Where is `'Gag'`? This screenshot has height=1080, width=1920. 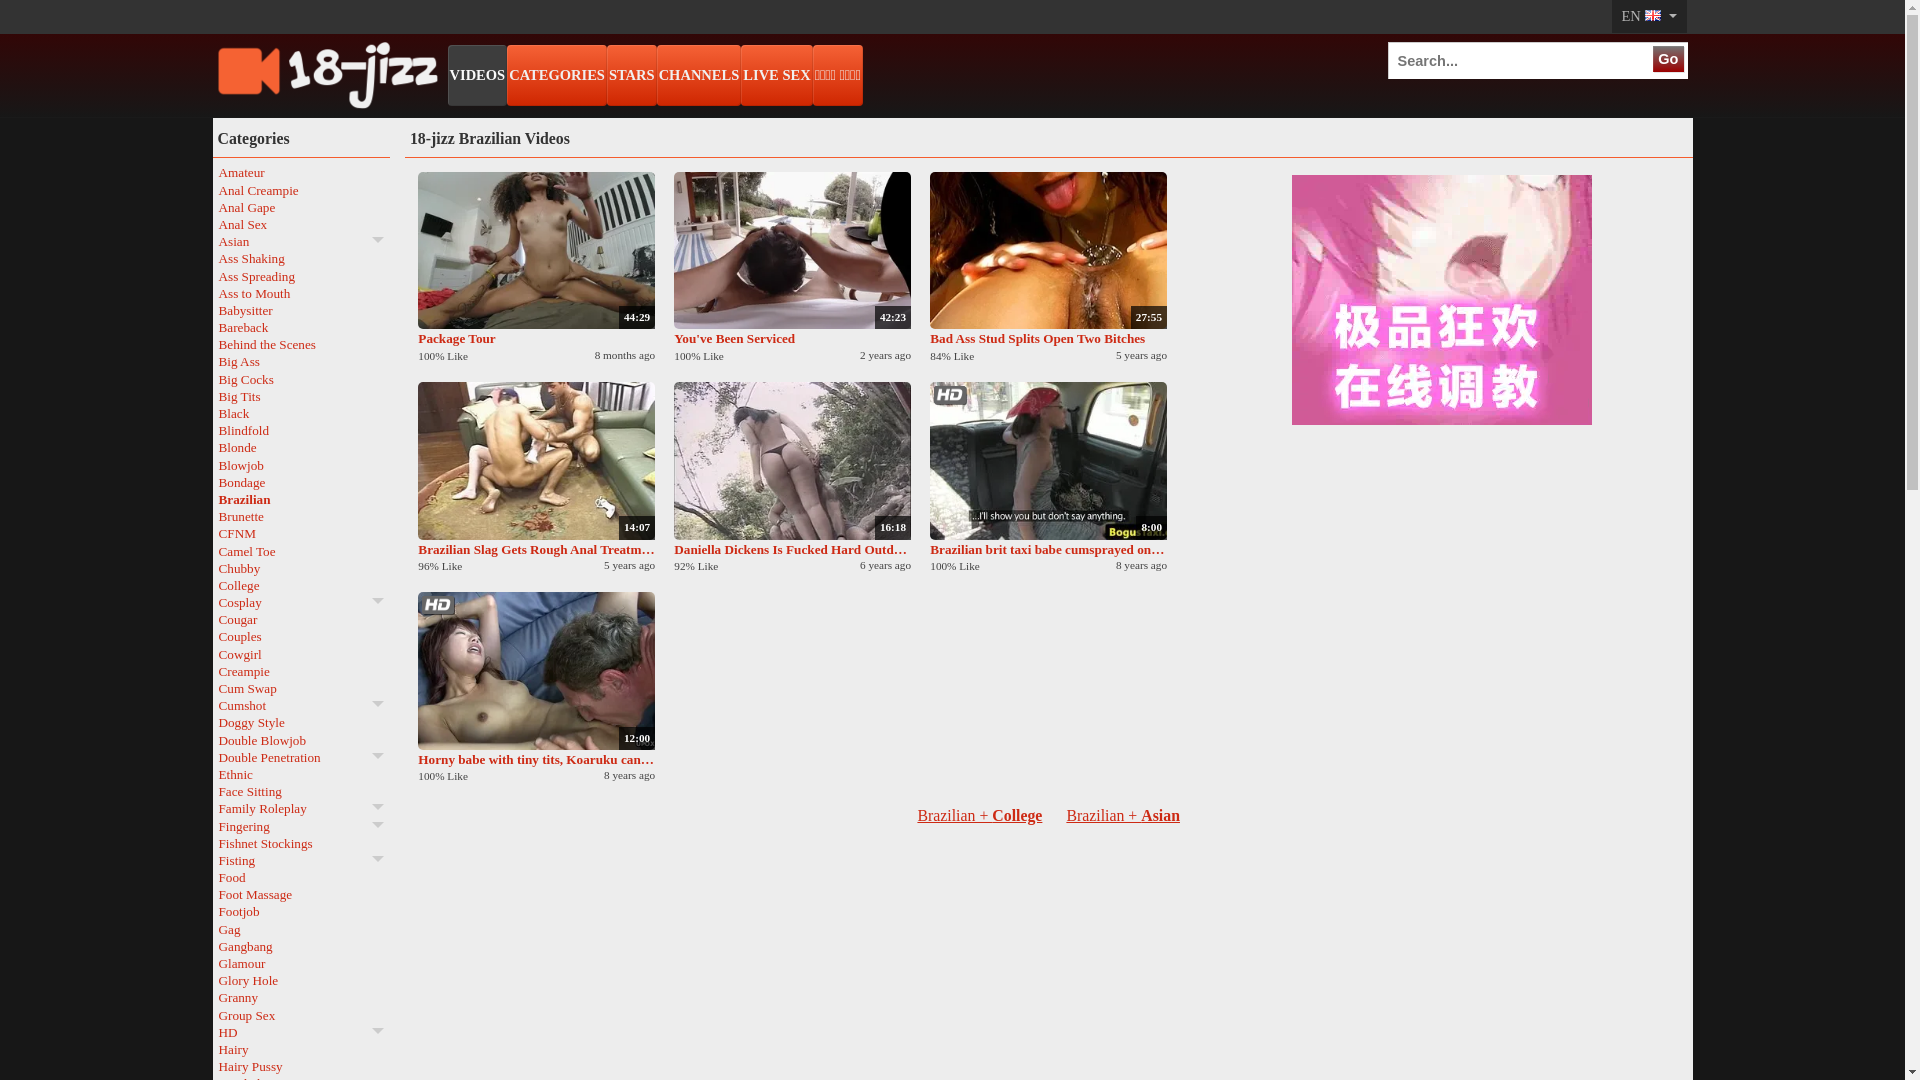
'Gag' is located at coordinates (300, 929).